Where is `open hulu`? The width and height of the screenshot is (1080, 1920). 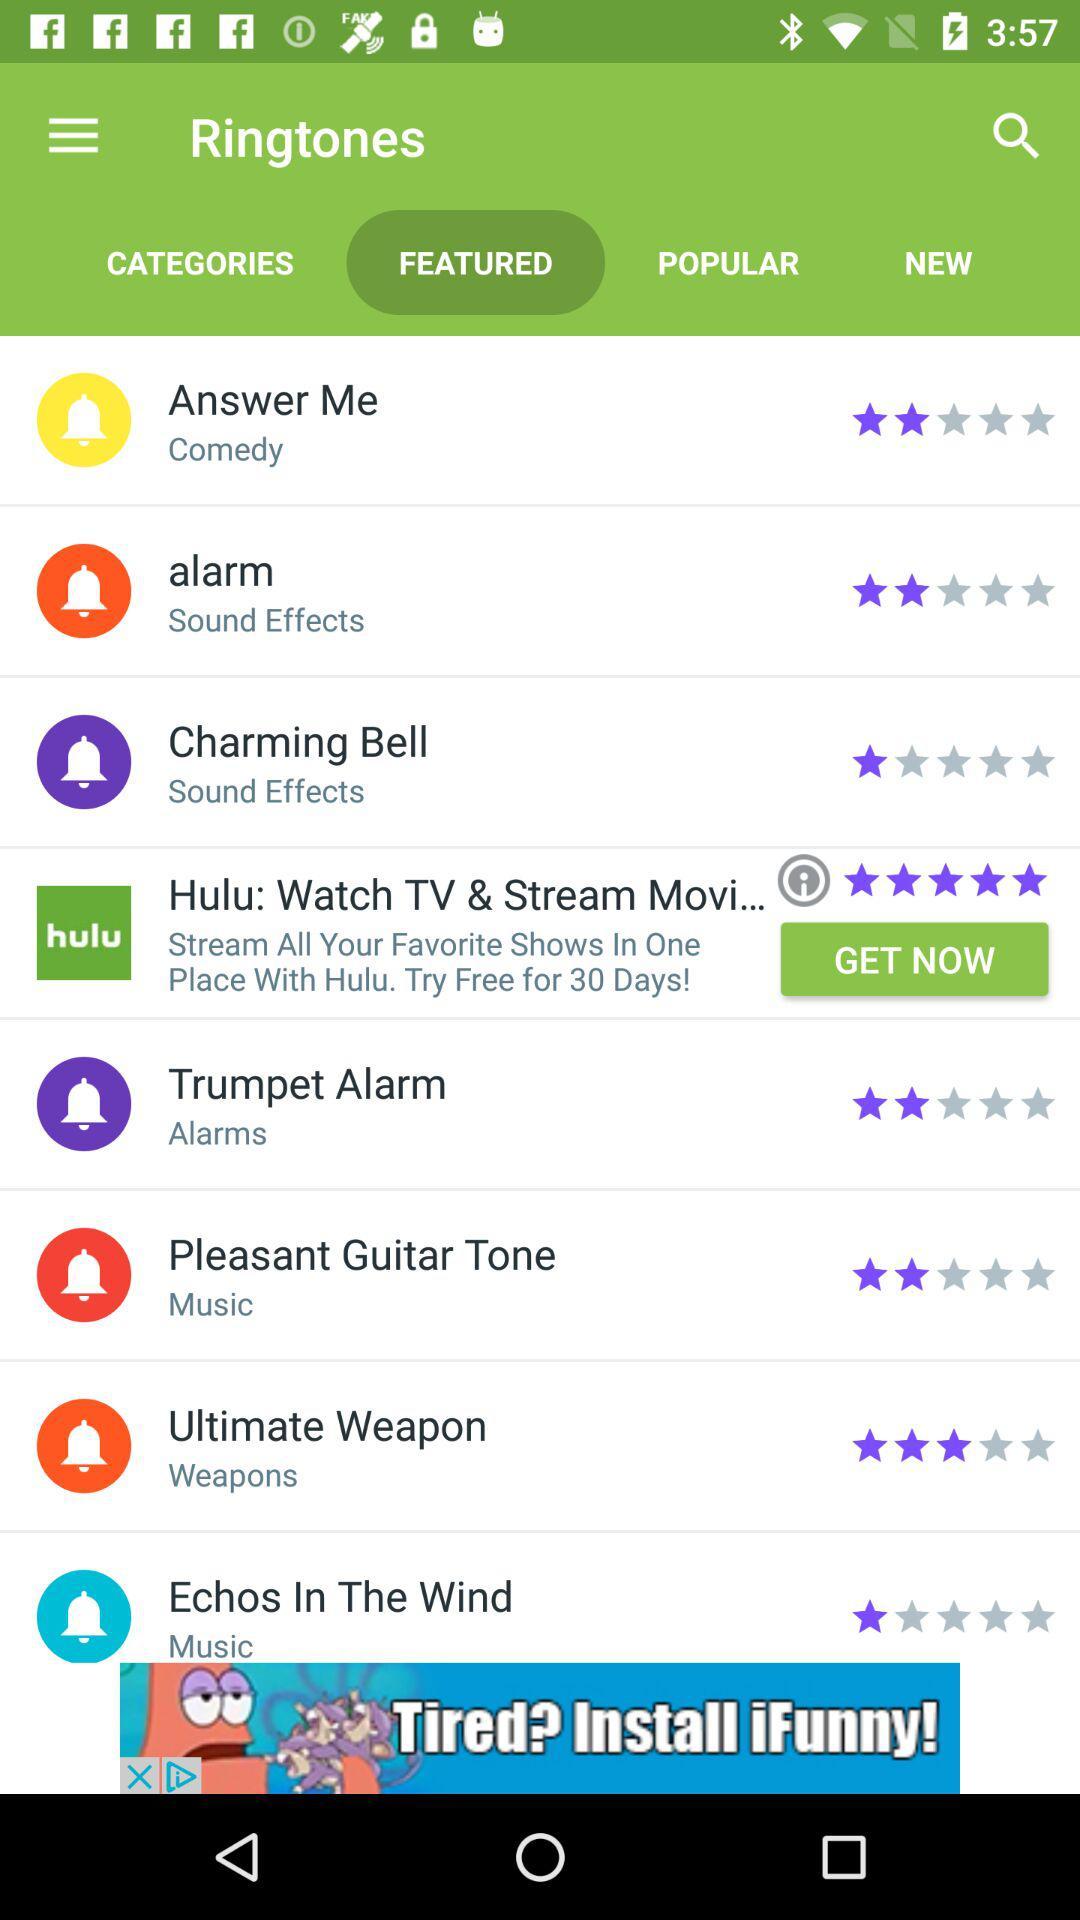 open hulu is located at coordinates (83, 931).